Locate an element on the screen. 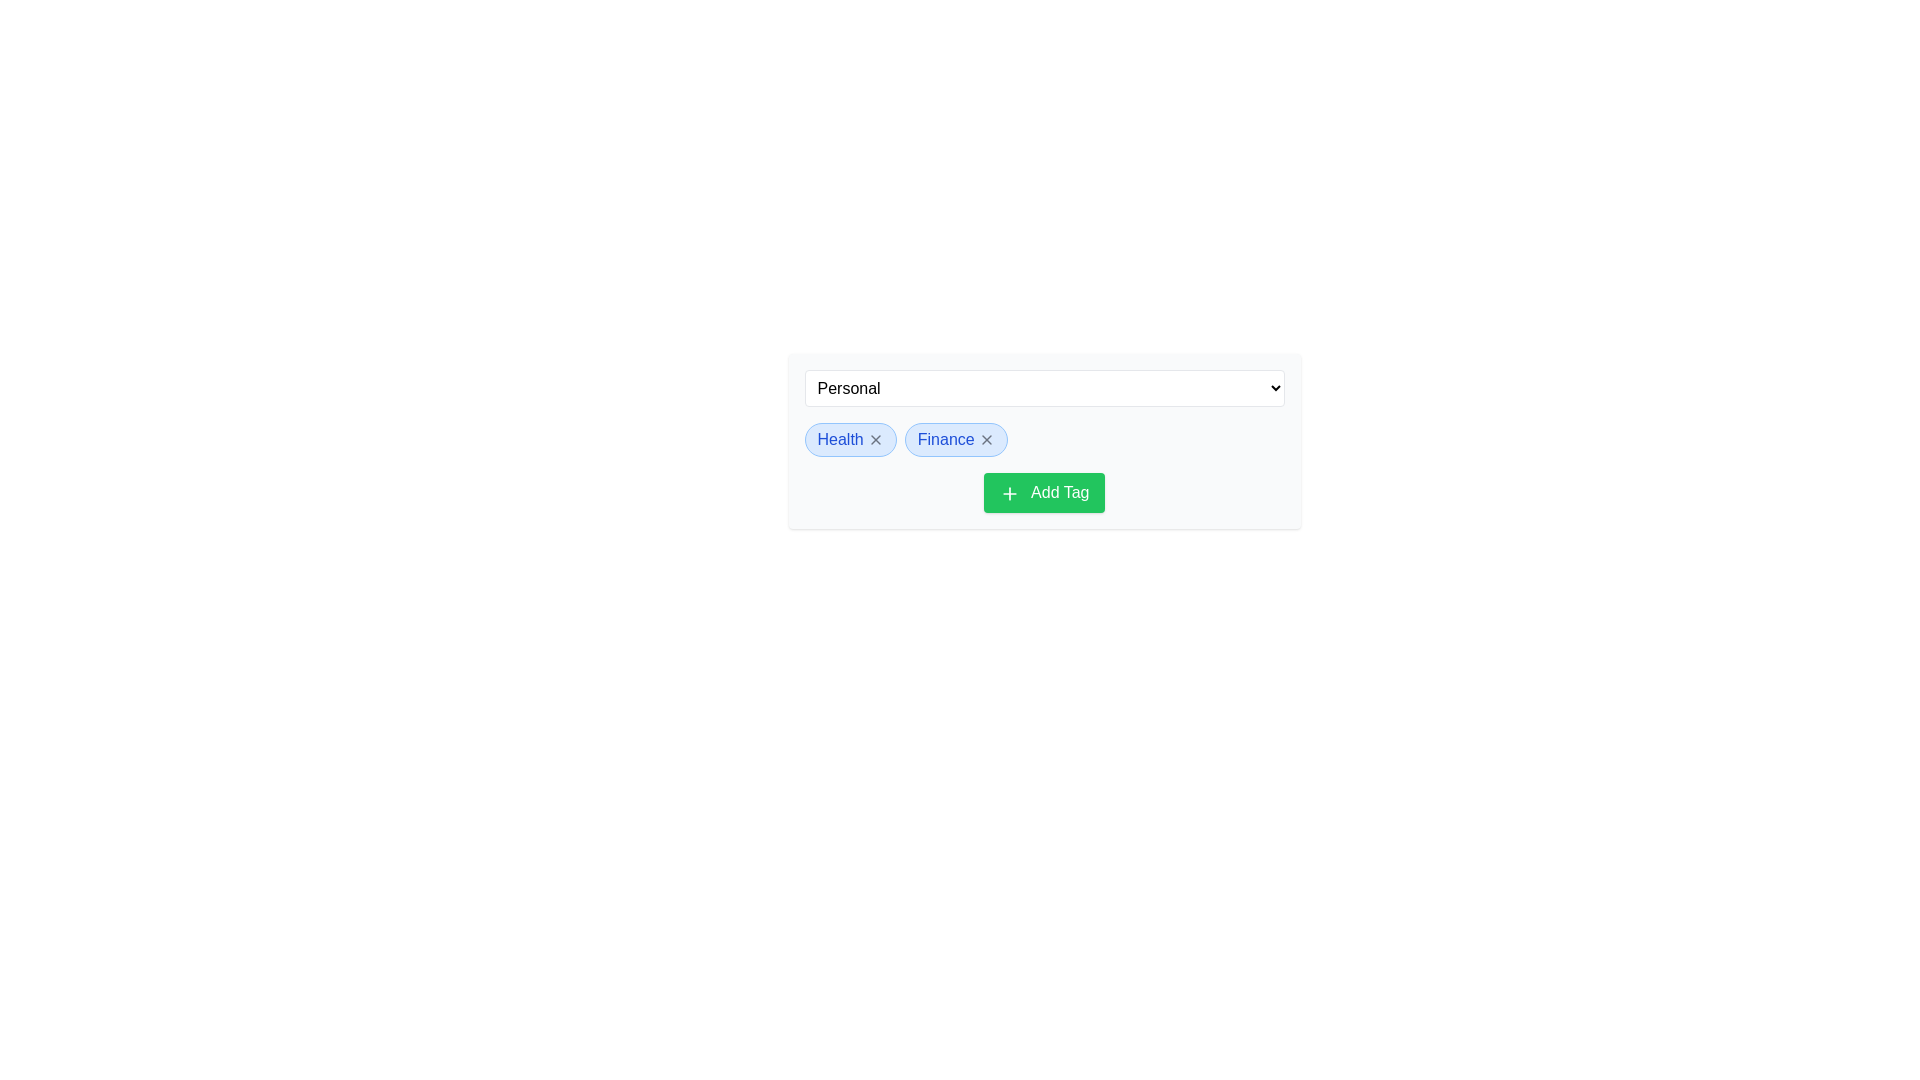  the 'X' icon within the rounded tag labeled 'Finance' is located at coordinates (986, 438).